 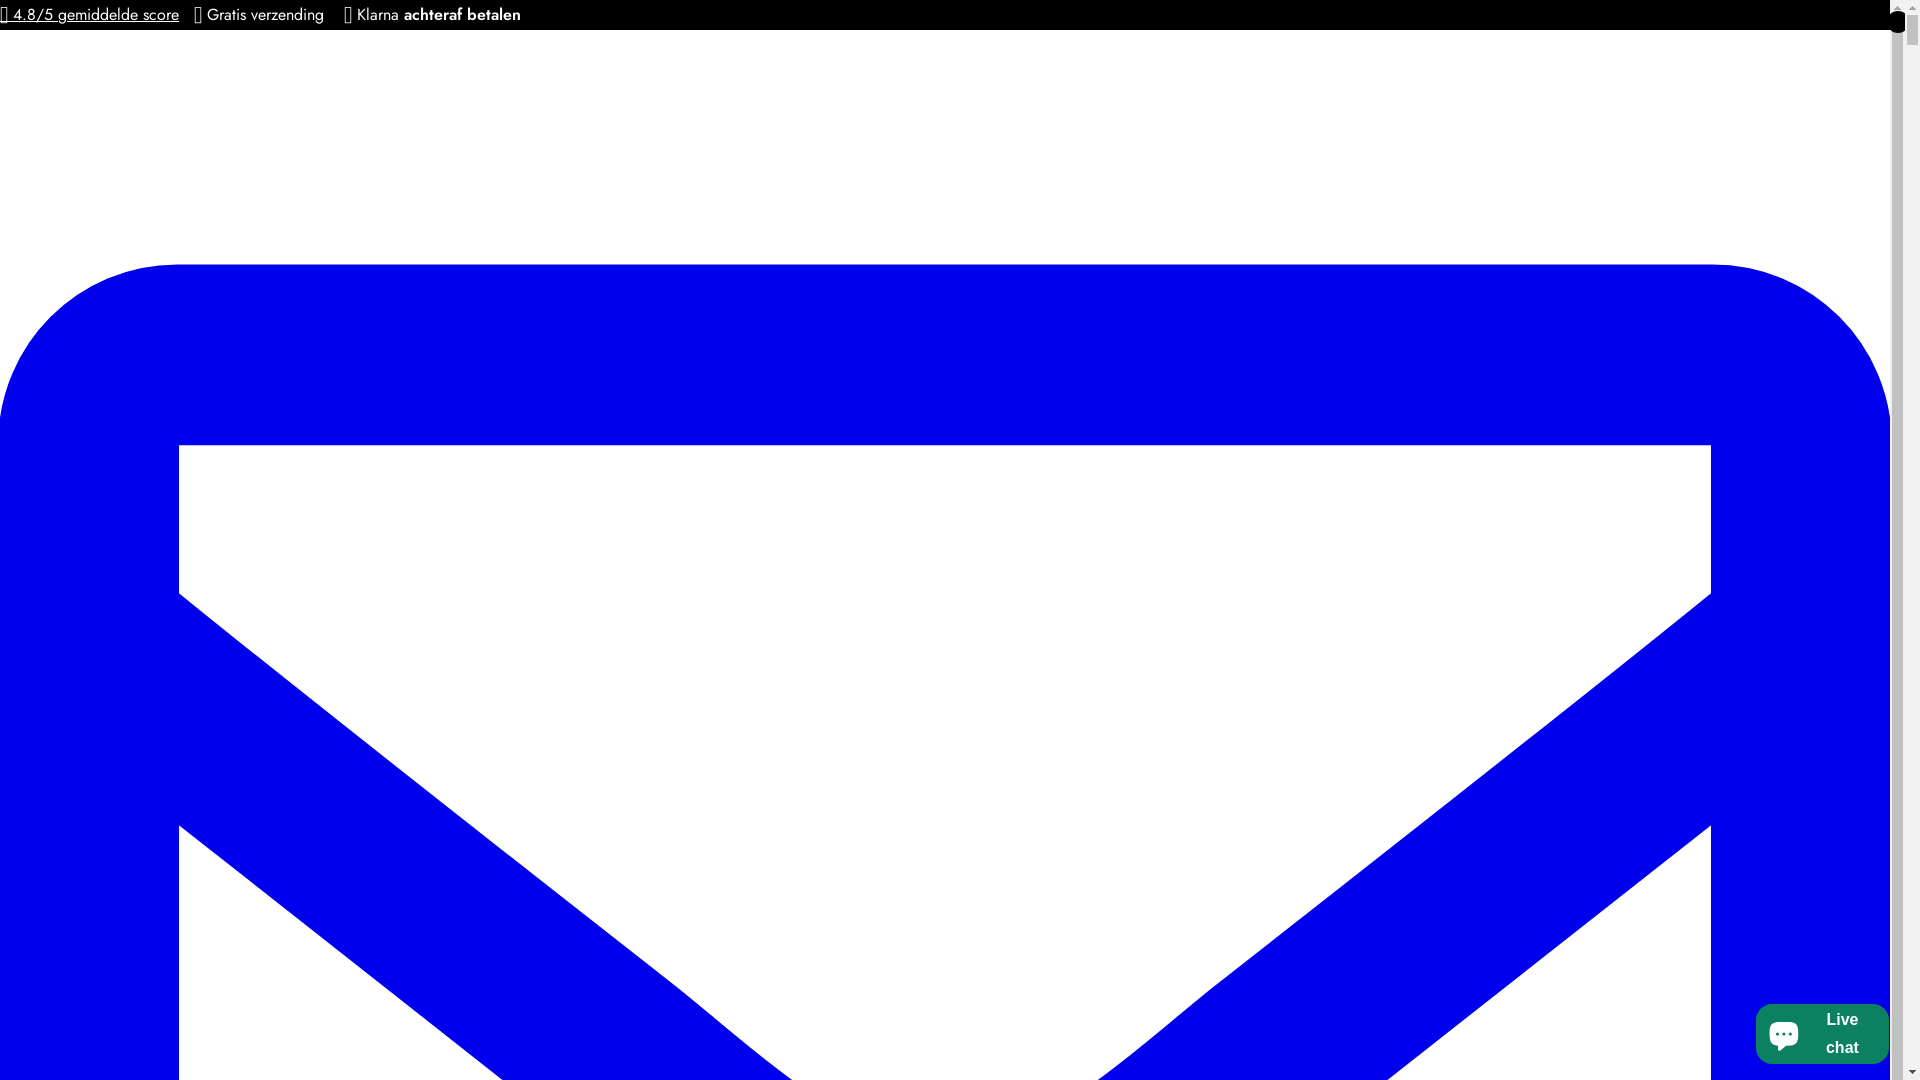 What do you see at coordinates (1749, 1029) in the screenshot?
I see `'Onlinewinkel-chat van Shopify'` at bounding box center [1749, 1029].